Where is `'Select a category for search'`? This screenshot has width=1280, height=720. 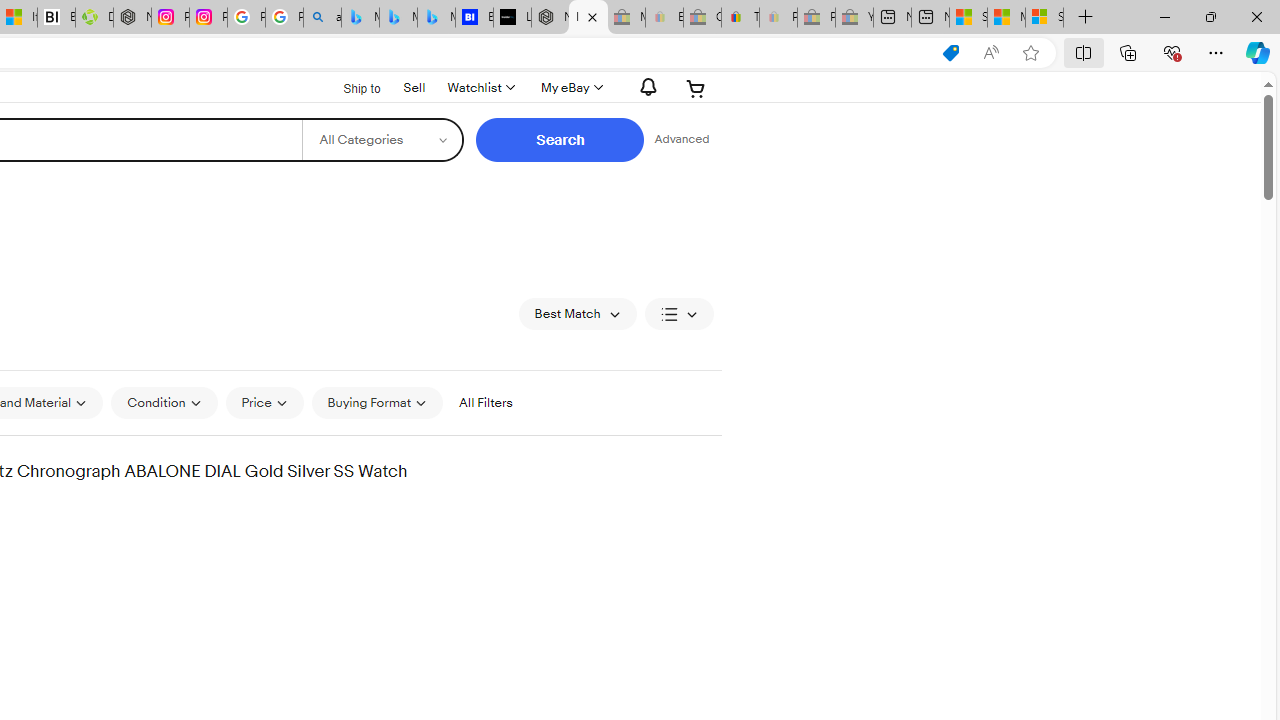
'Select a category for search' is located at coordinates (382, 139).